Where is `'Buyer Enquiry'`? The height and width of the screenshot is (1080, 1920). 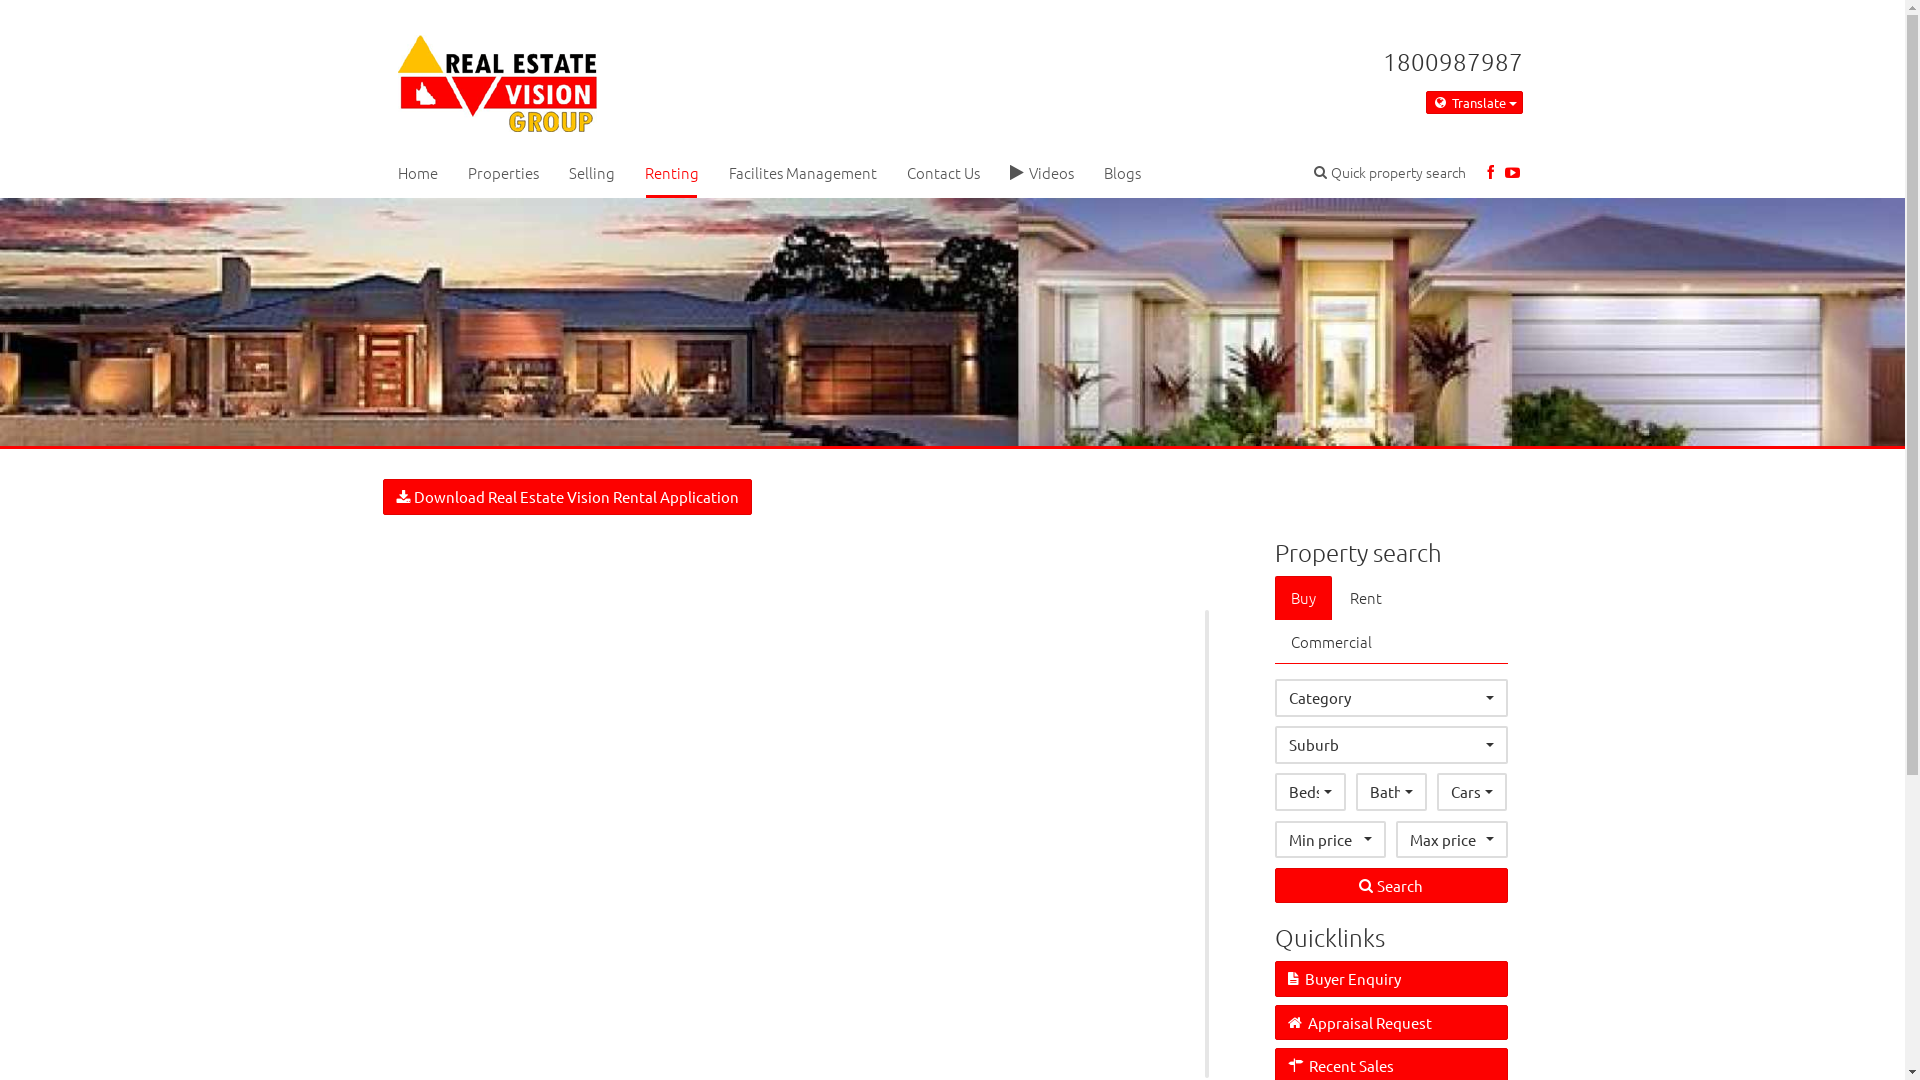
'Buyer Enquiry' is located at coordinates (1390, 977).